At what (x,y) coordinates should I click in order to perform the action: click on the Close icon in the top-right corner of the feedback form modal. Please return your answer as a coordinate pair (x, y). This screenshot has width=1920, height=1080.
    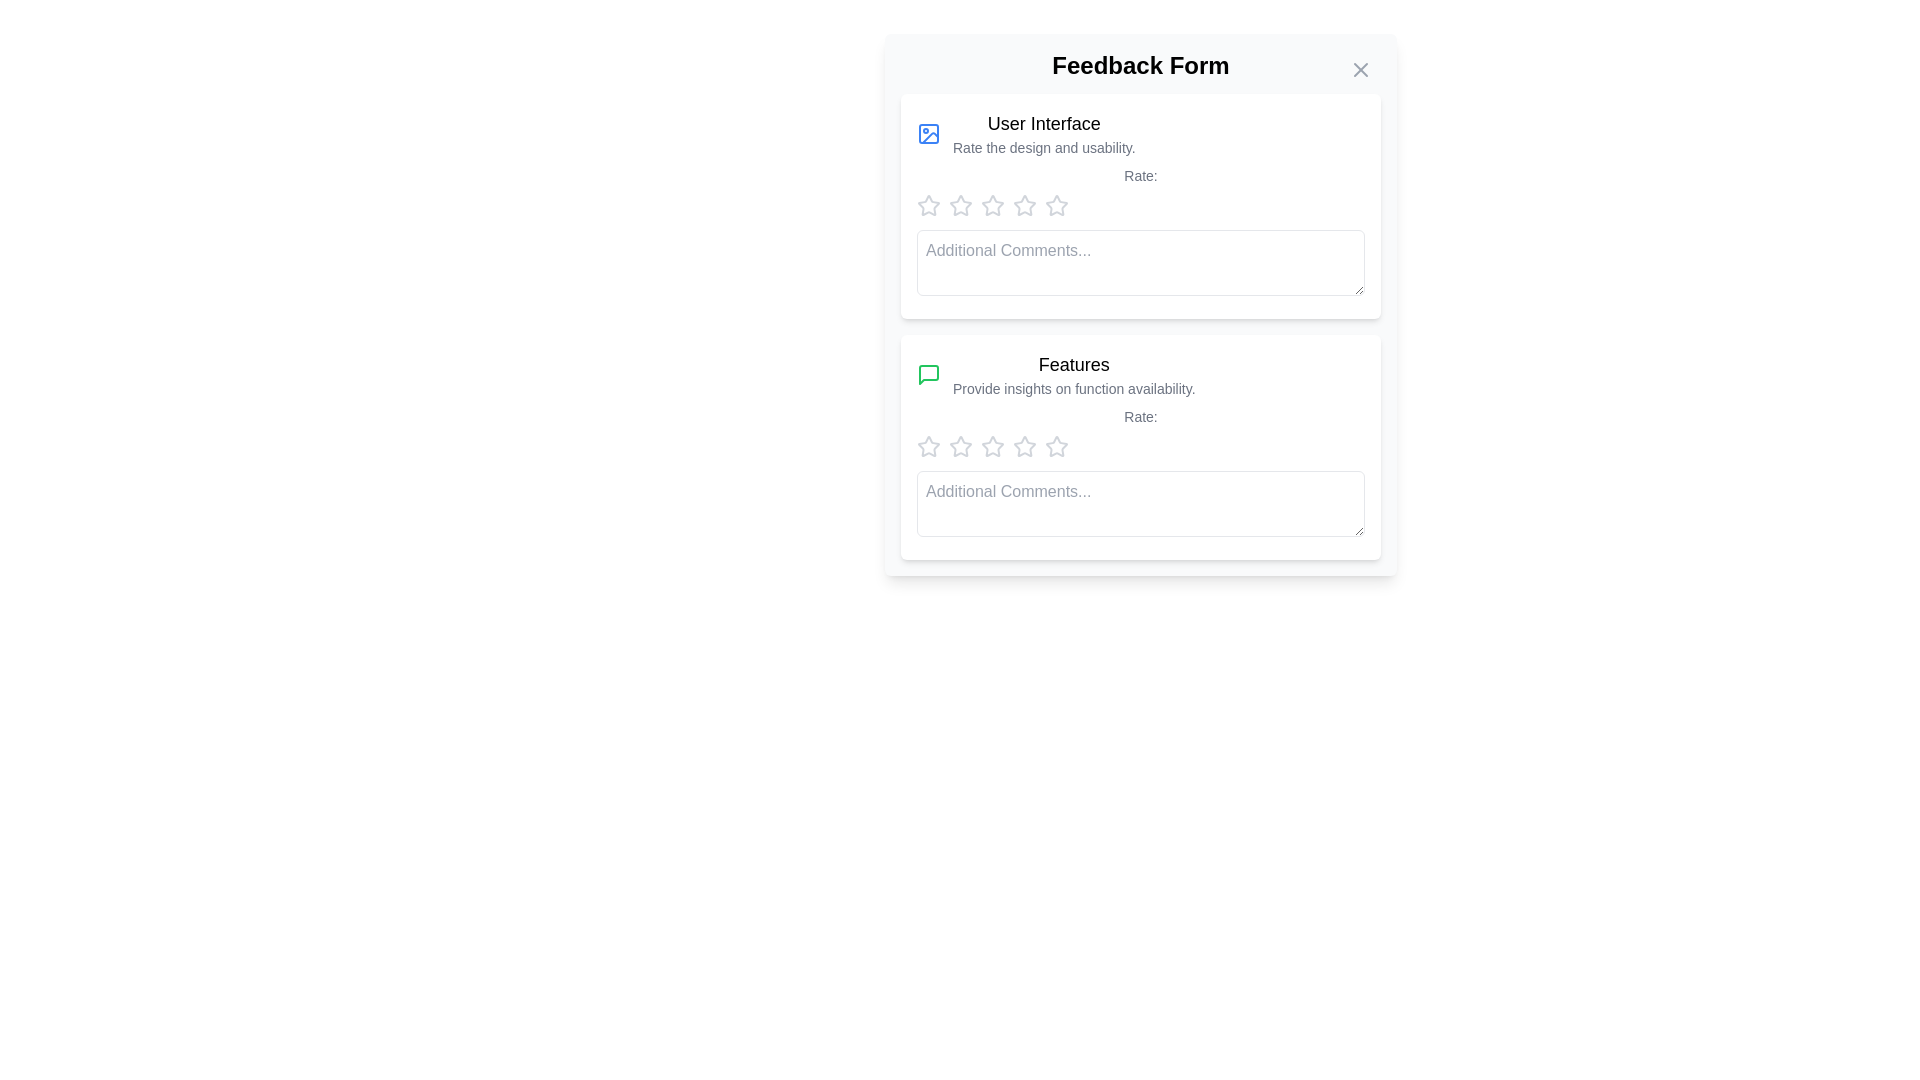
    Looking at the image, I should click on (1360, 68).